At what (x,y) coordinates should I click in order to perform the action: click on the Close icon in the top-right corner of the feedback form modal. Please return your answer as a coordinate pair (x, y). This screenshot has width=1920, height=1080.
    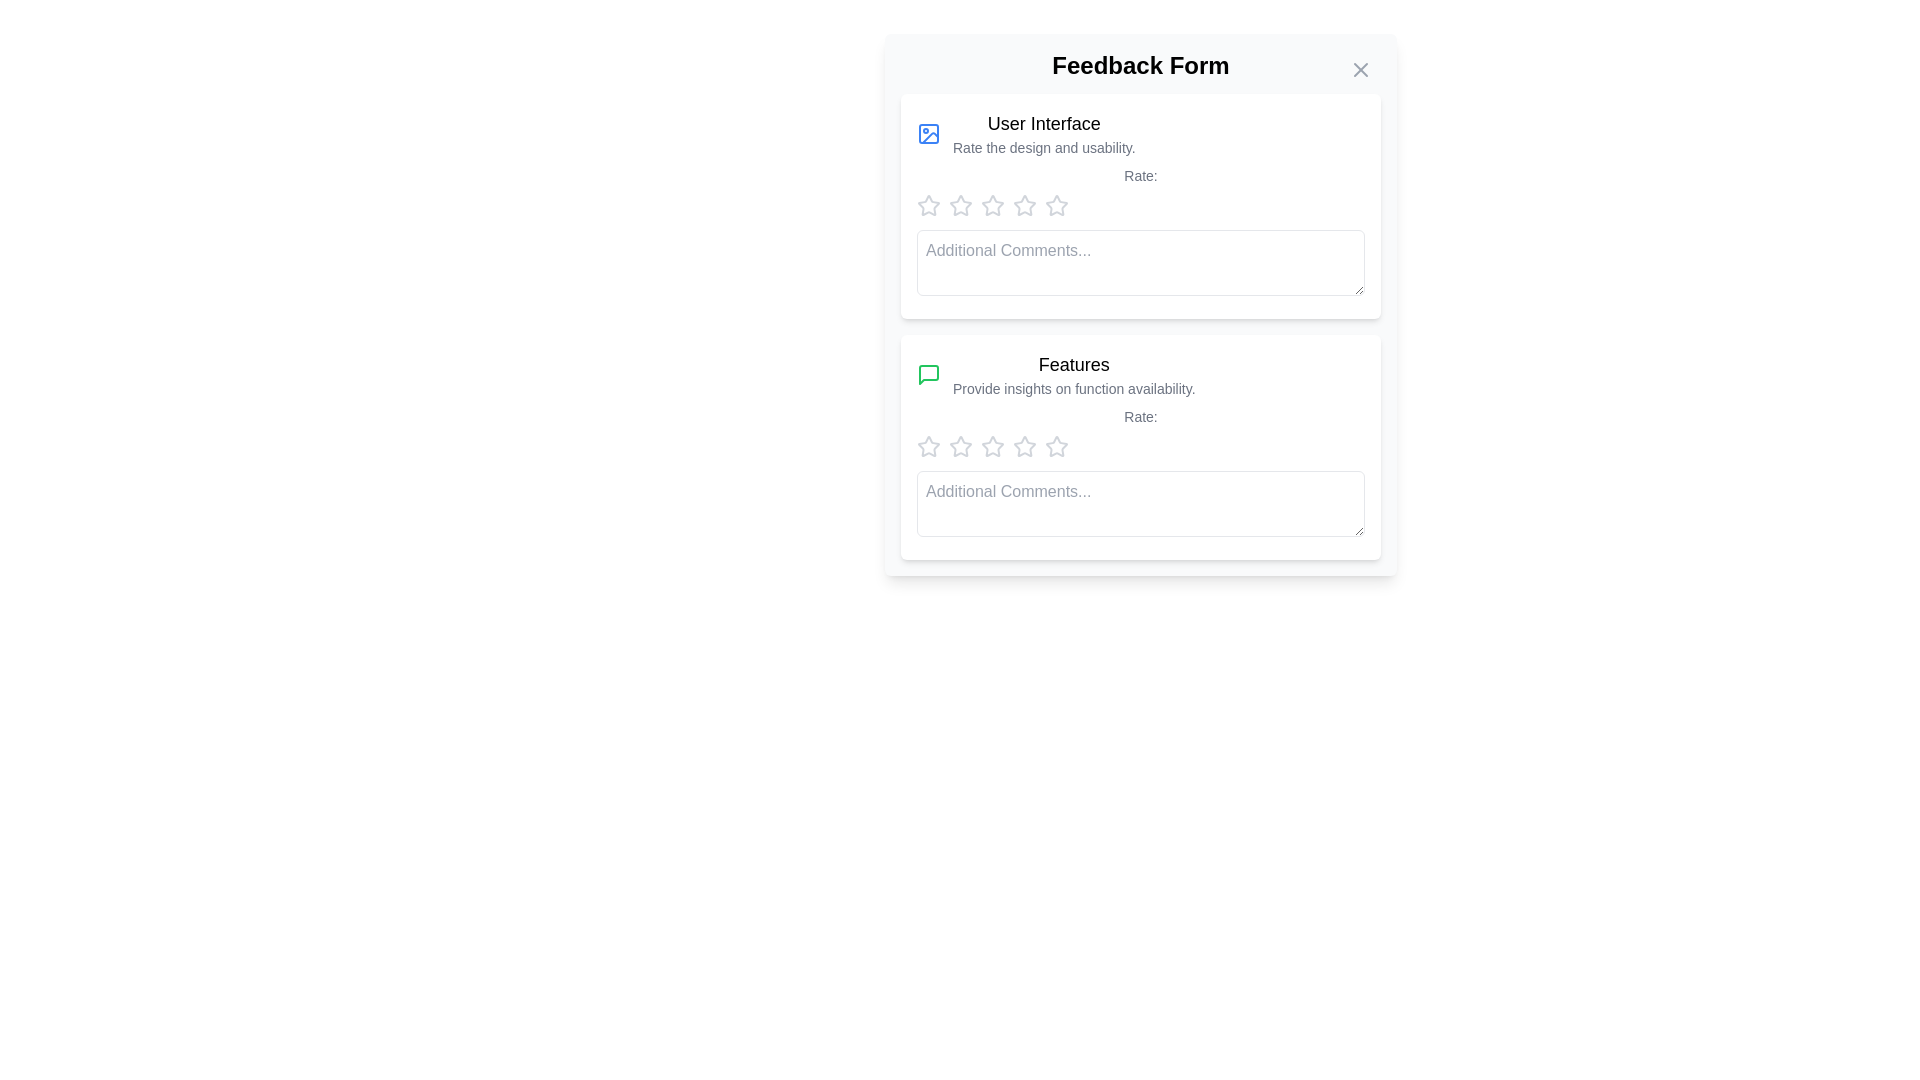
    Looking at the image, I should click on (1360, 68).